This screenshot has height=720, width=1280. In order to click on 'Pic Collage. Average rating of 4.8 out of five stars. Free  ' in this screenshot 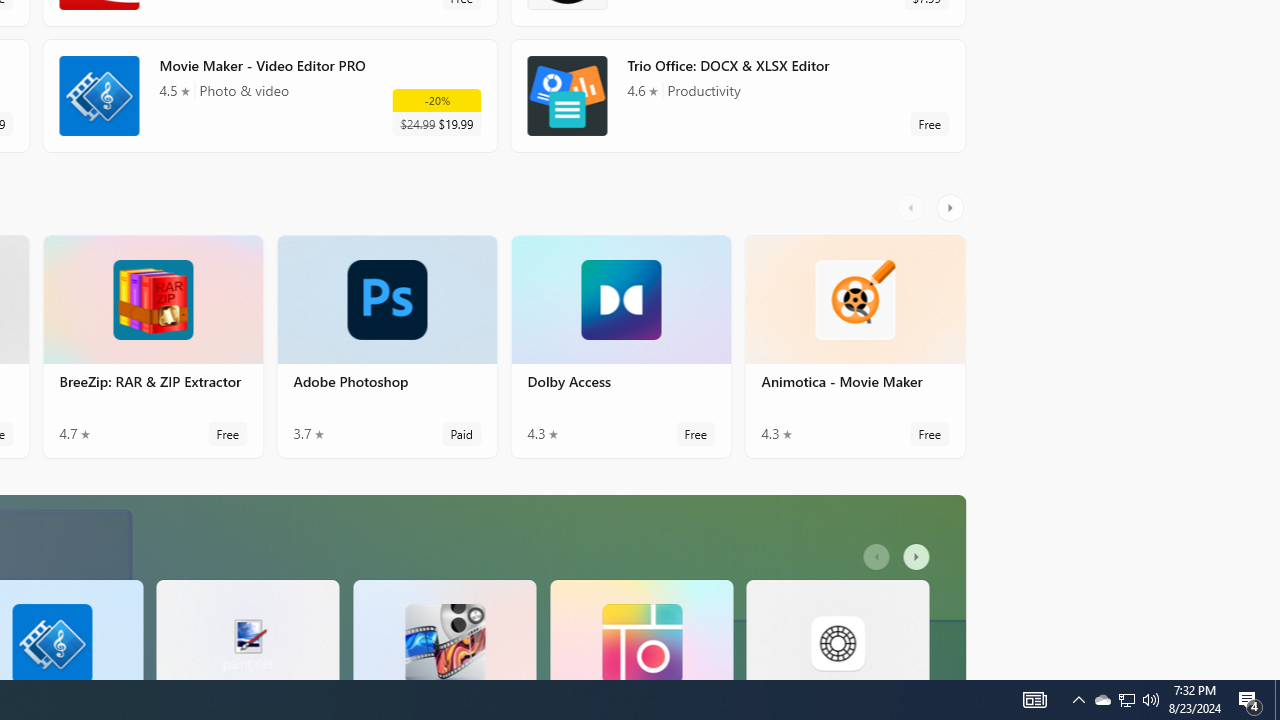, I will do `click(641, 628)`.